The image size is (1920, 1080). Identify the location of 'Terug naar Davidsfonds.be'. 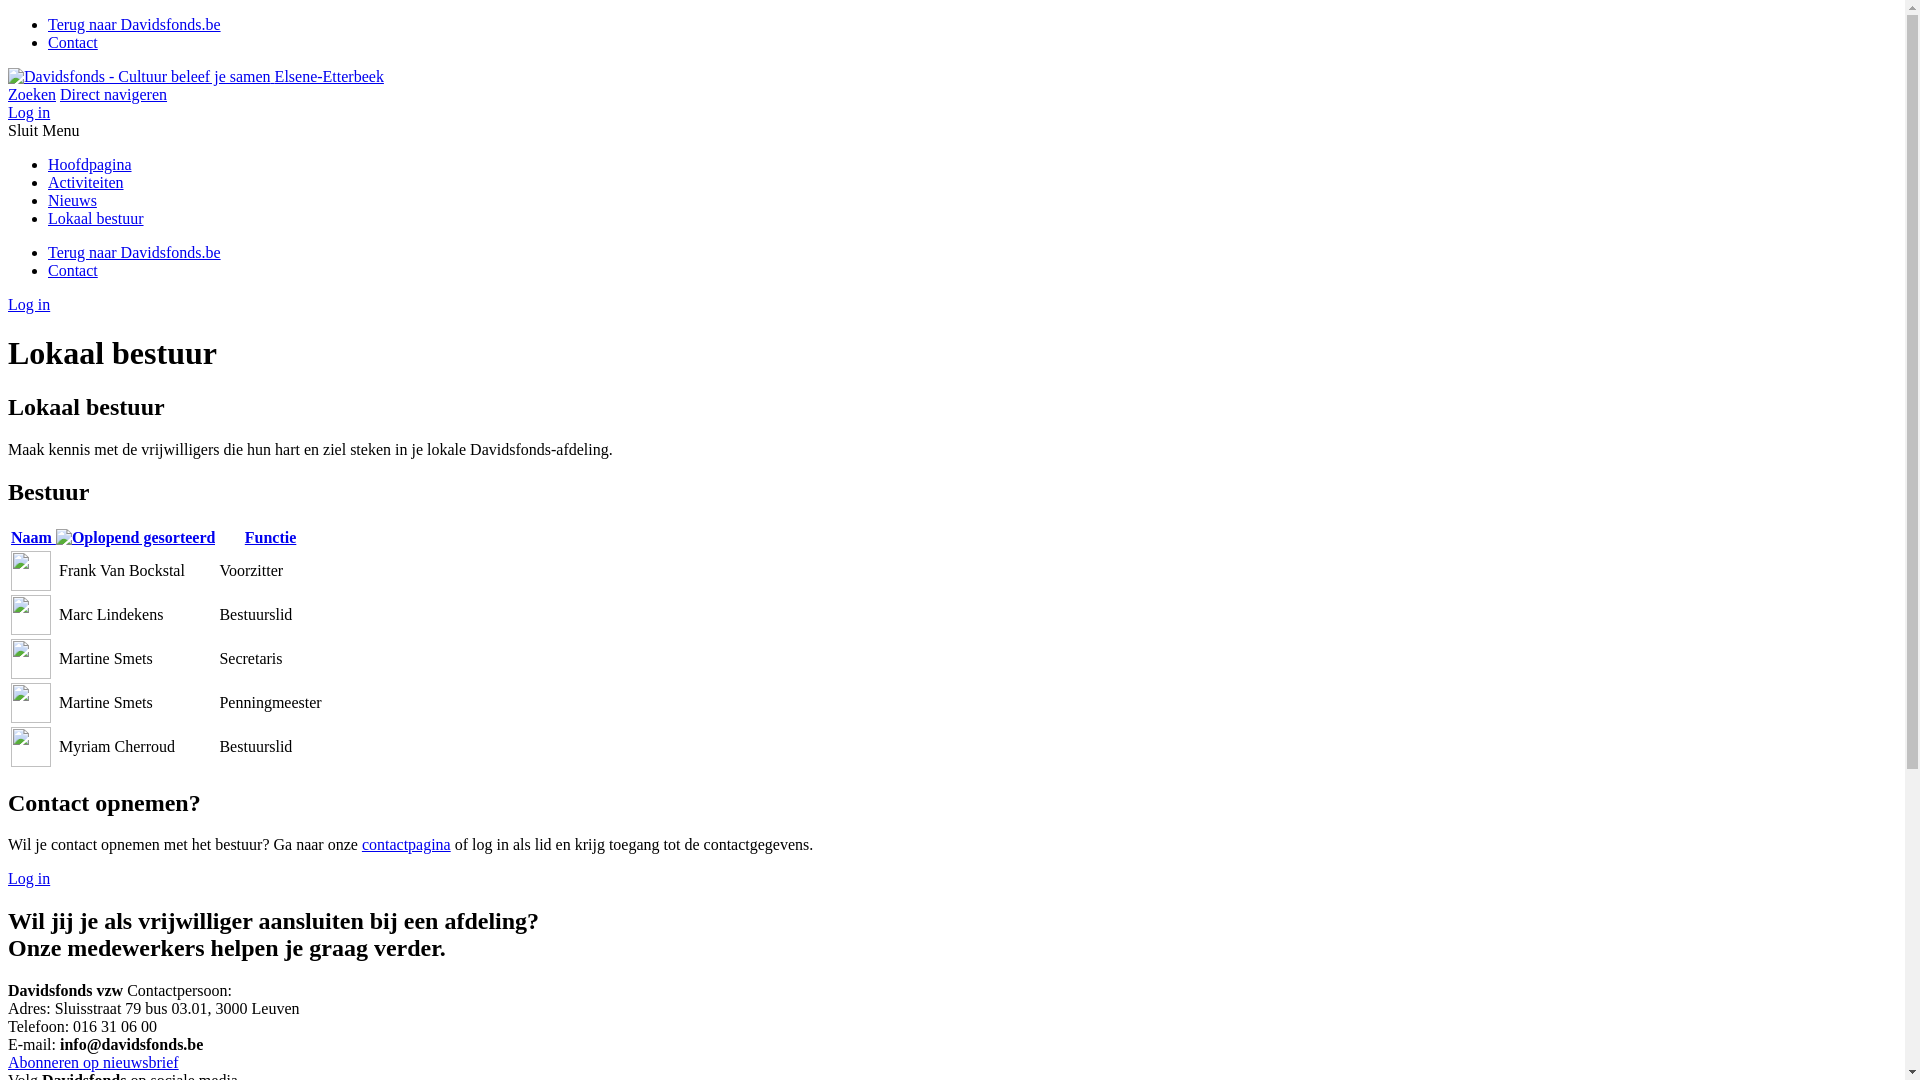
(48, 24).